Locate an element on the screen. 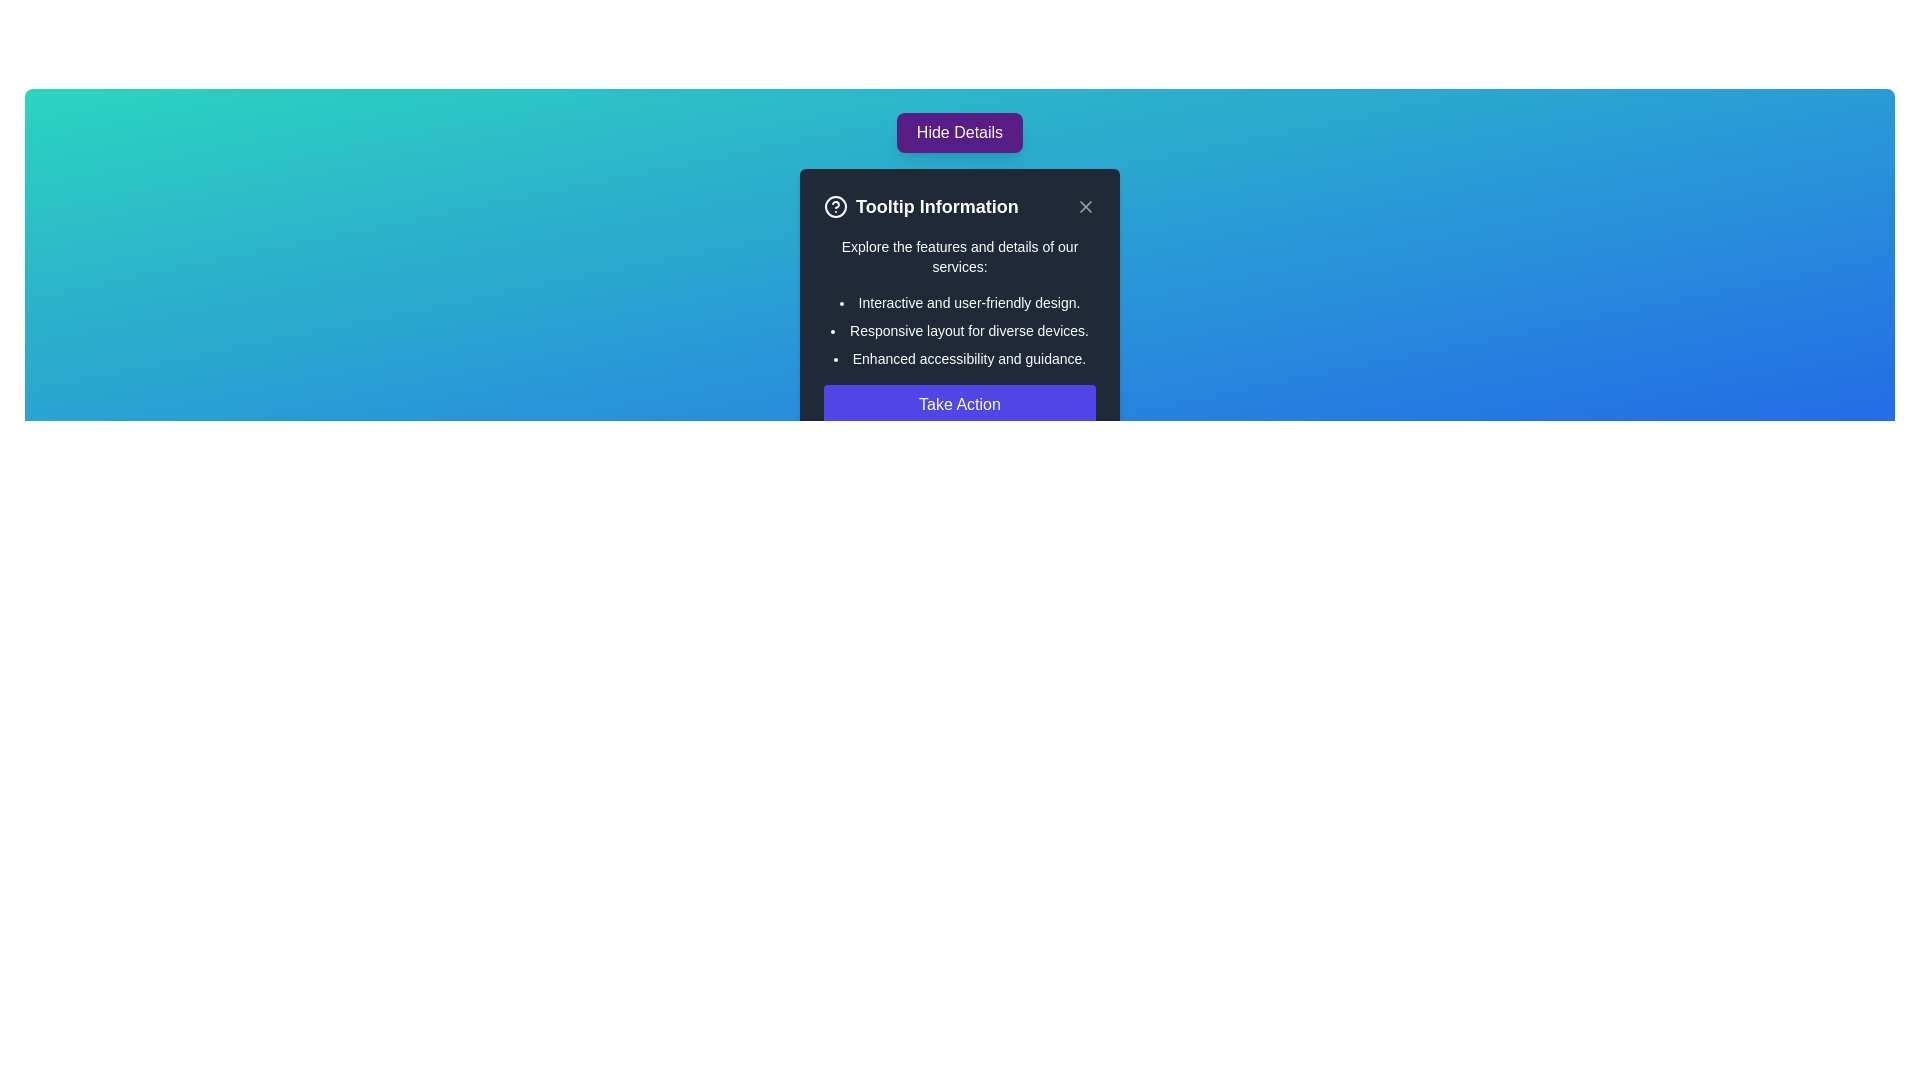 The image size is (1920, 1080). the circular outline of the help icon located in the header of the tooltip card, which is positioned to the immediate left of the title text 'Tooltip Information' is located at coordinates (835, 207).